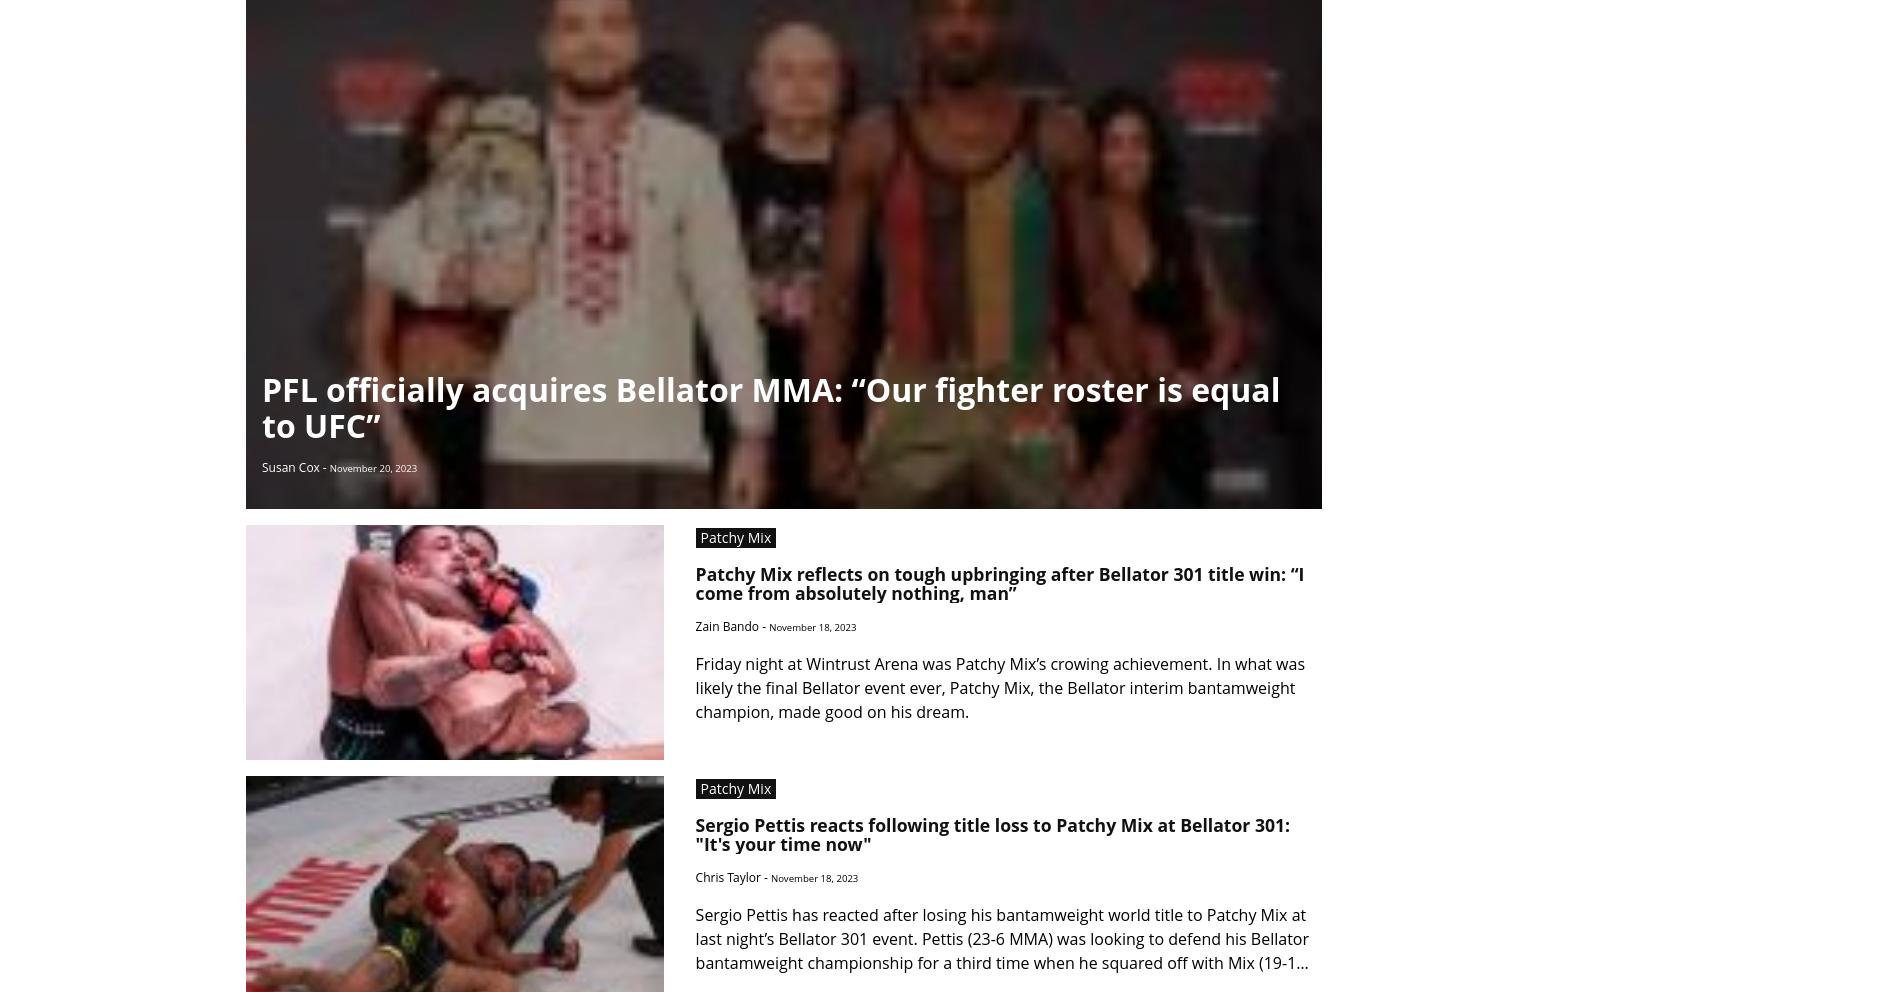  What do you see at coordinates (992, 832) in the screenshot?
I see `'Sergio Pettis reacts following title loss to Patchy Mix at Bellator 301: "It's your time now"'` at bounding box center [992, 832].